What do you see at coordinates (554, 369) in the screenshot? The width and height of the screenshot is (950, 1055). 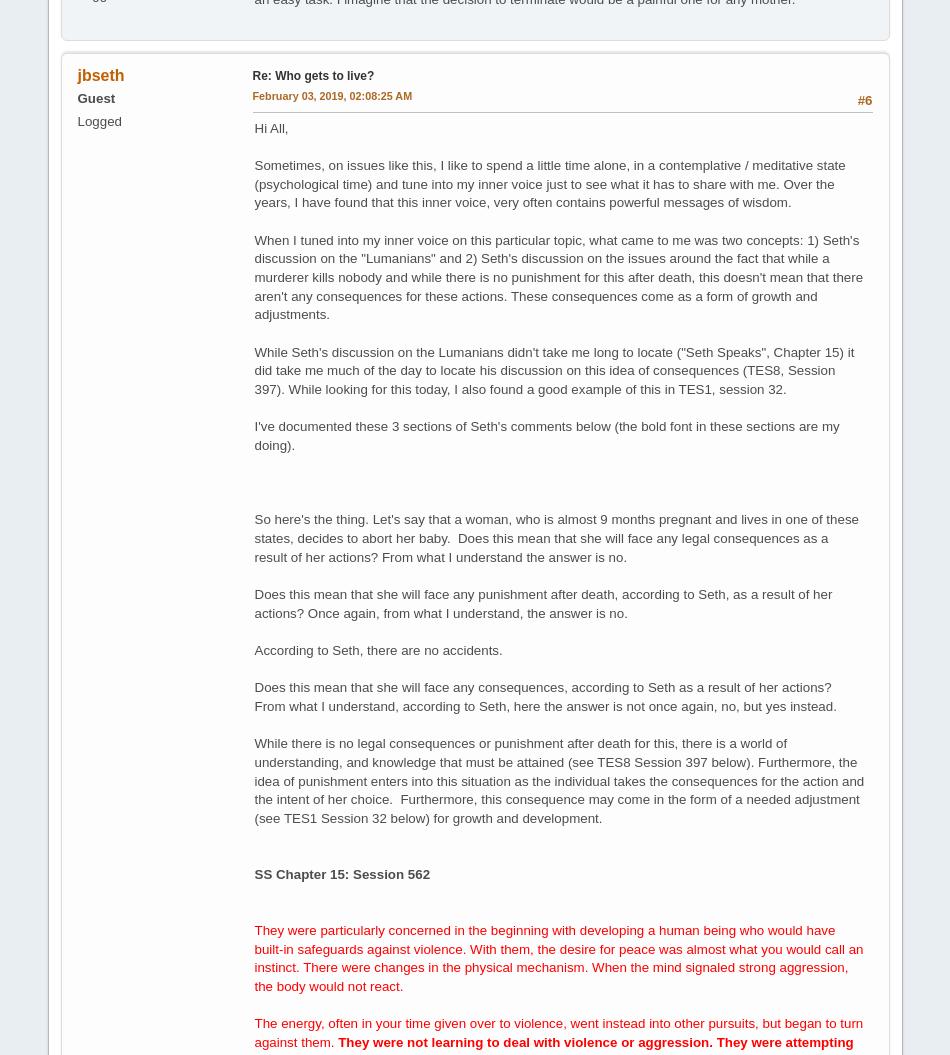 I see `'While Seth's discussion on the Lumanians didn't take me long to locate ("Seth Speaks", Chapter 15) it did take me much of the day to locate his discussion on this idea of consequences (TES8, Session 397). While looking for this today, I also found a good example of this in TES1, session 32.'` at bounding box center [554, 369].